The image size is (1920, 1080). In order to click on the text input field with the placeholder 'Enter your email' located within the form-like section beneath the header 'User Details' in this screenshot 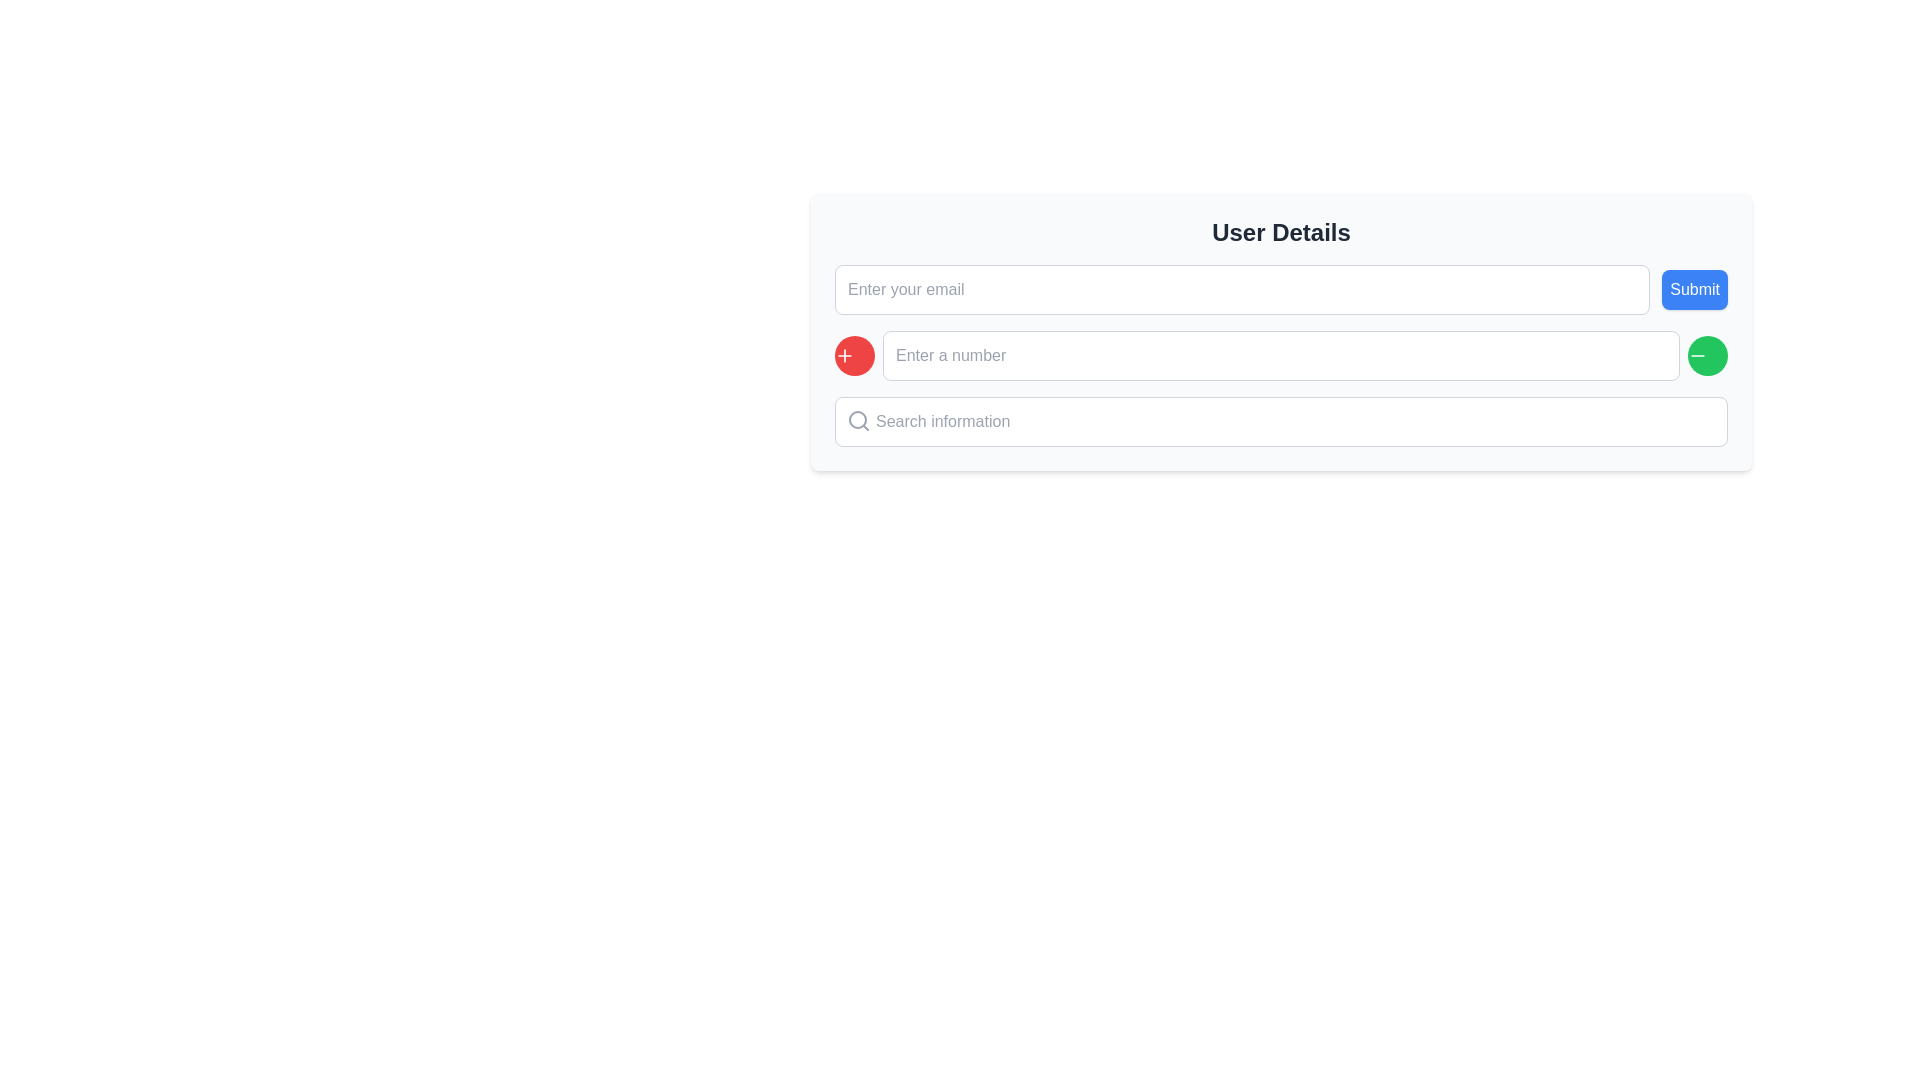, I will do `click(1281, 289)`.